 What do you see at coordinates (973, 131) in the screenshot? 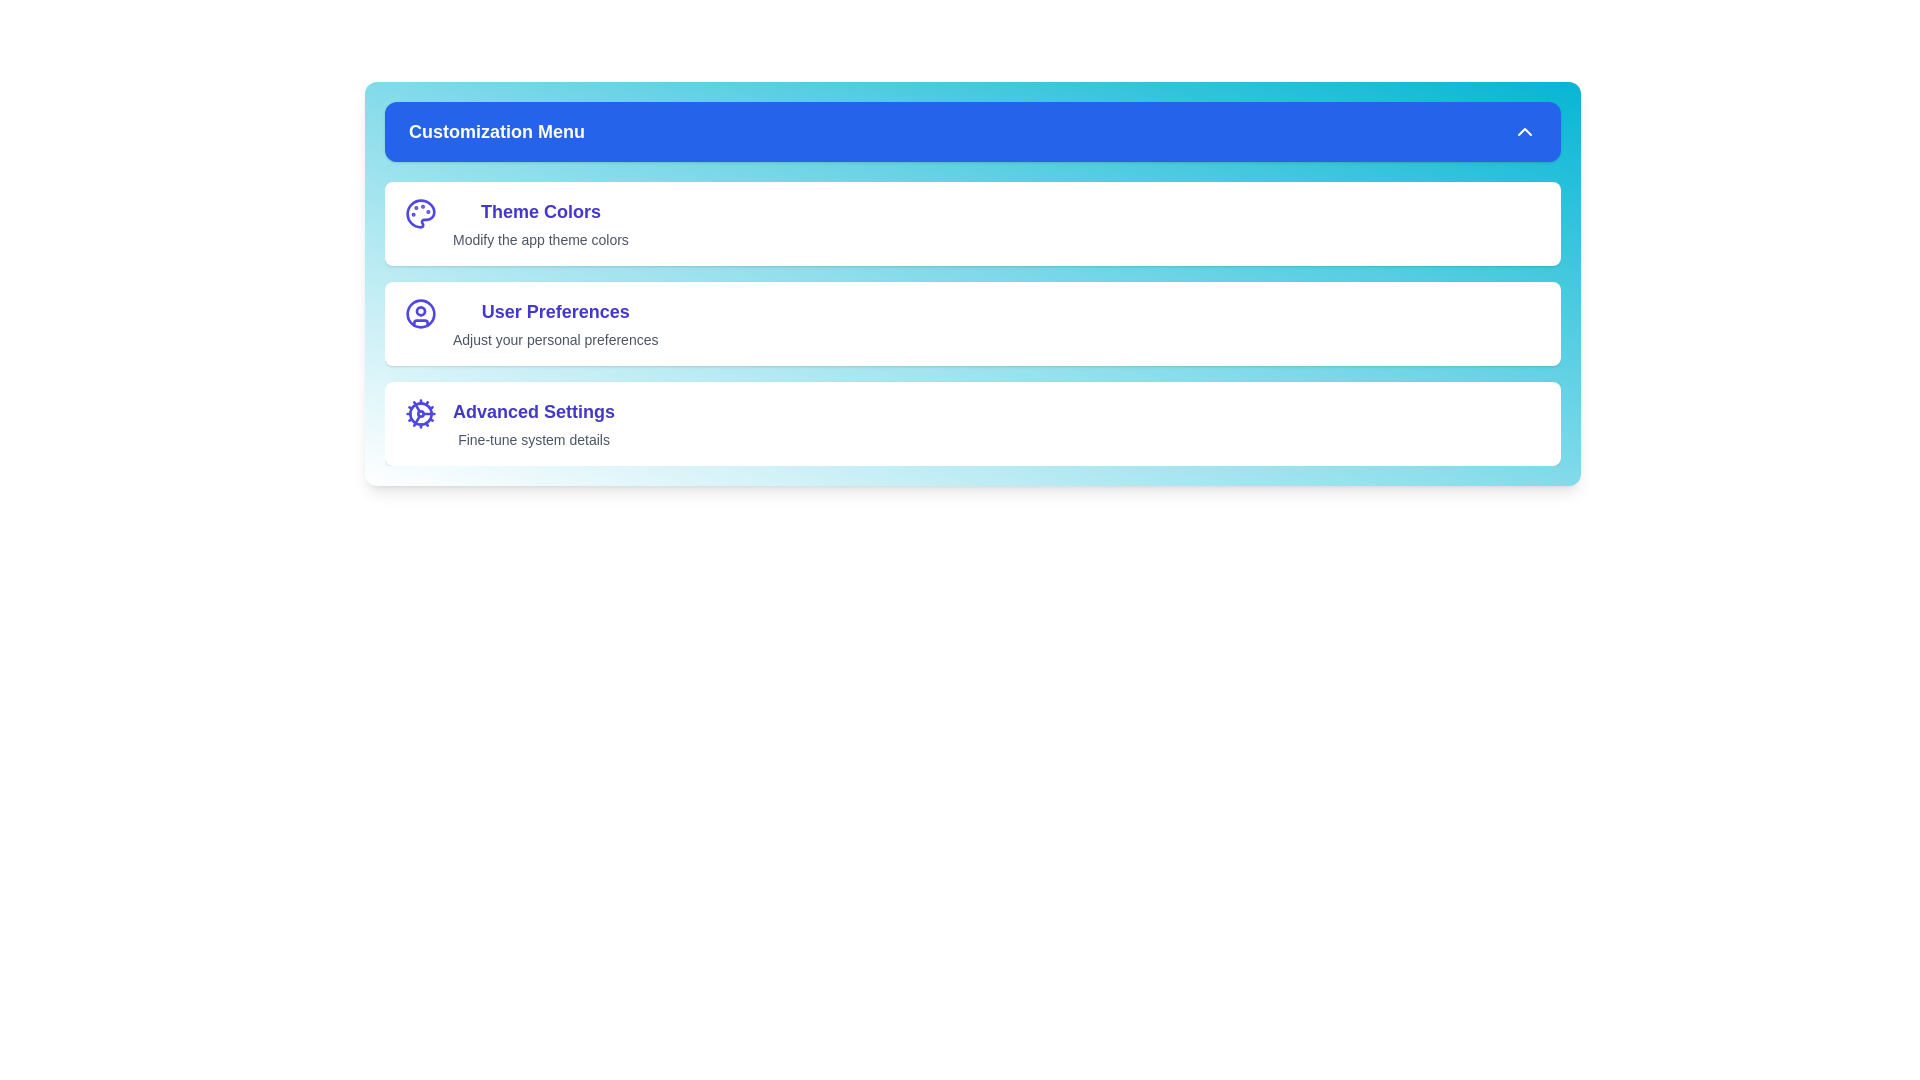
I see `the menu toggle button to change its visibility state` at bounding box center [973, 131].